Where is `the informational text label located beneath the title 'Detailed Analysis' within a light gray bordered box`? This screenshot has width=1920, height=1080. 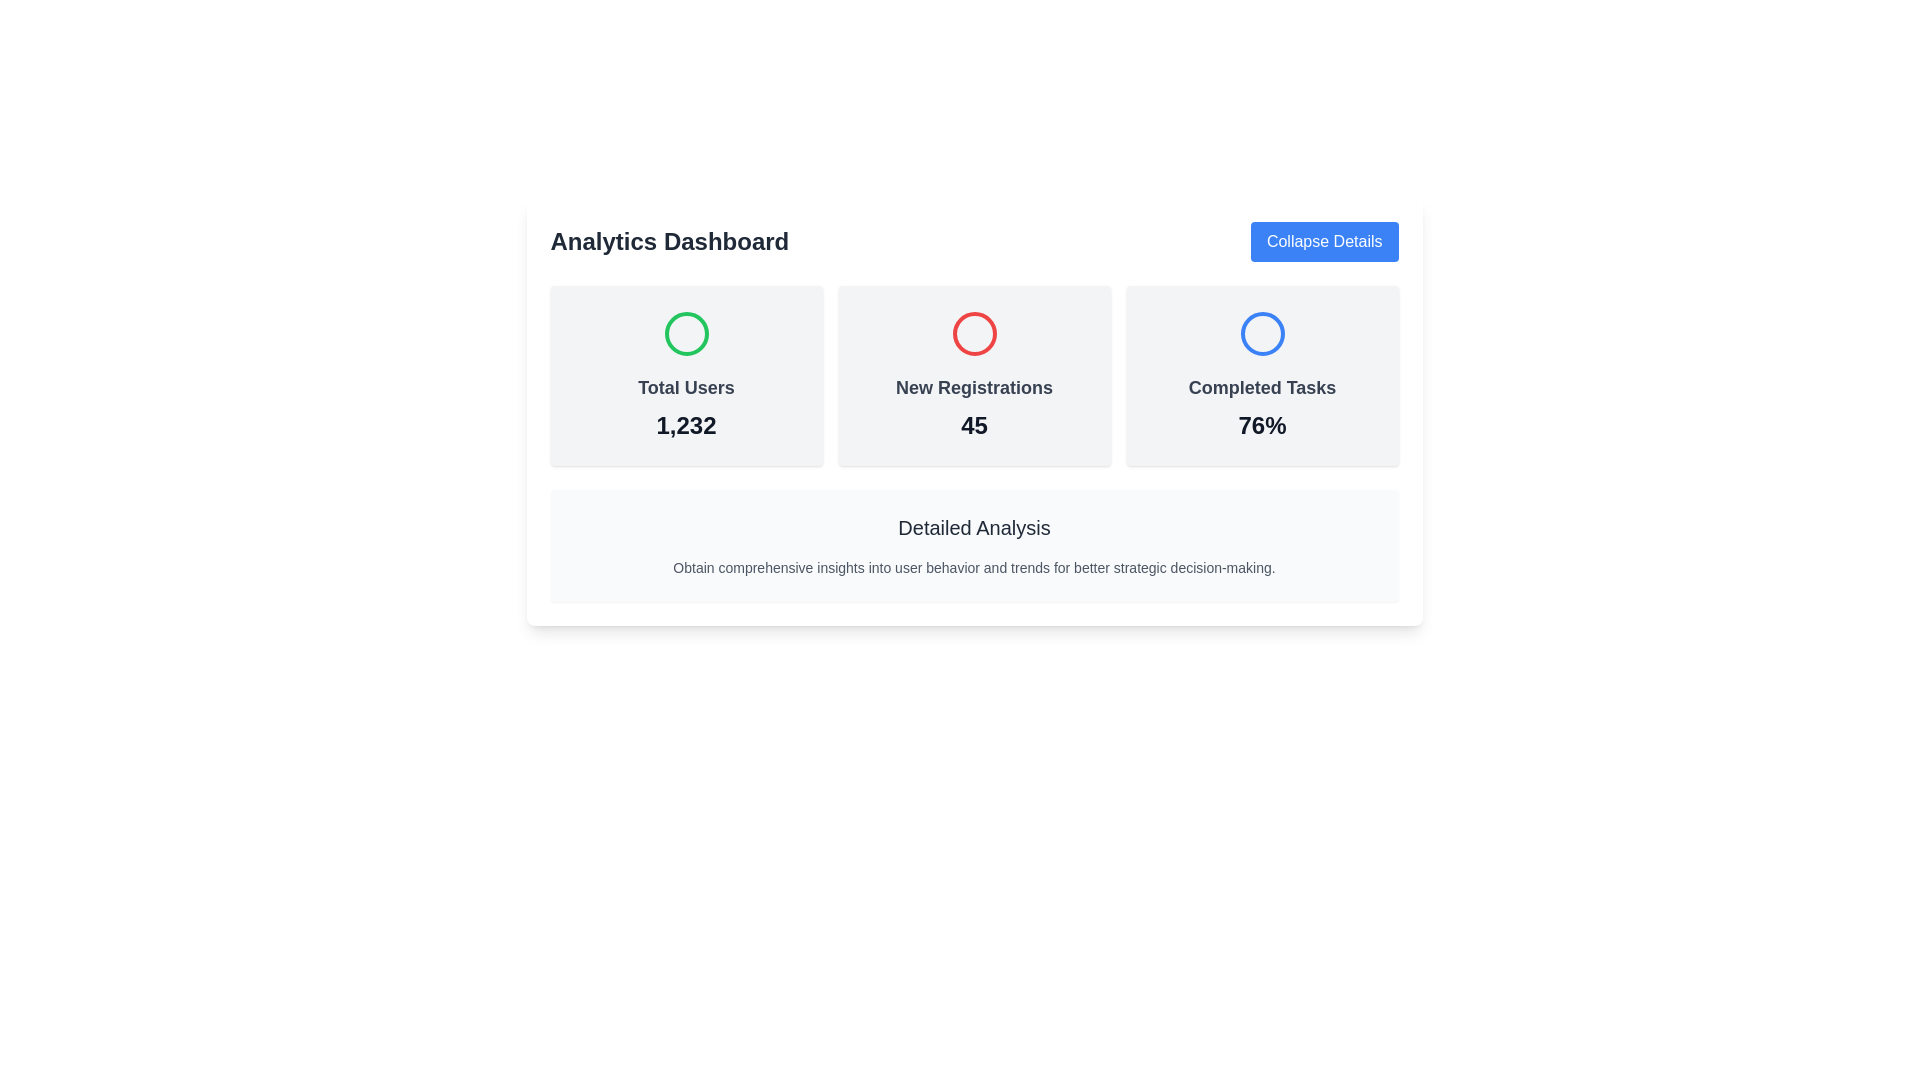 the informational text label located beneath the title 'Detailed Analysis' within a light gray bordered box is located at coordinates (974, 567).